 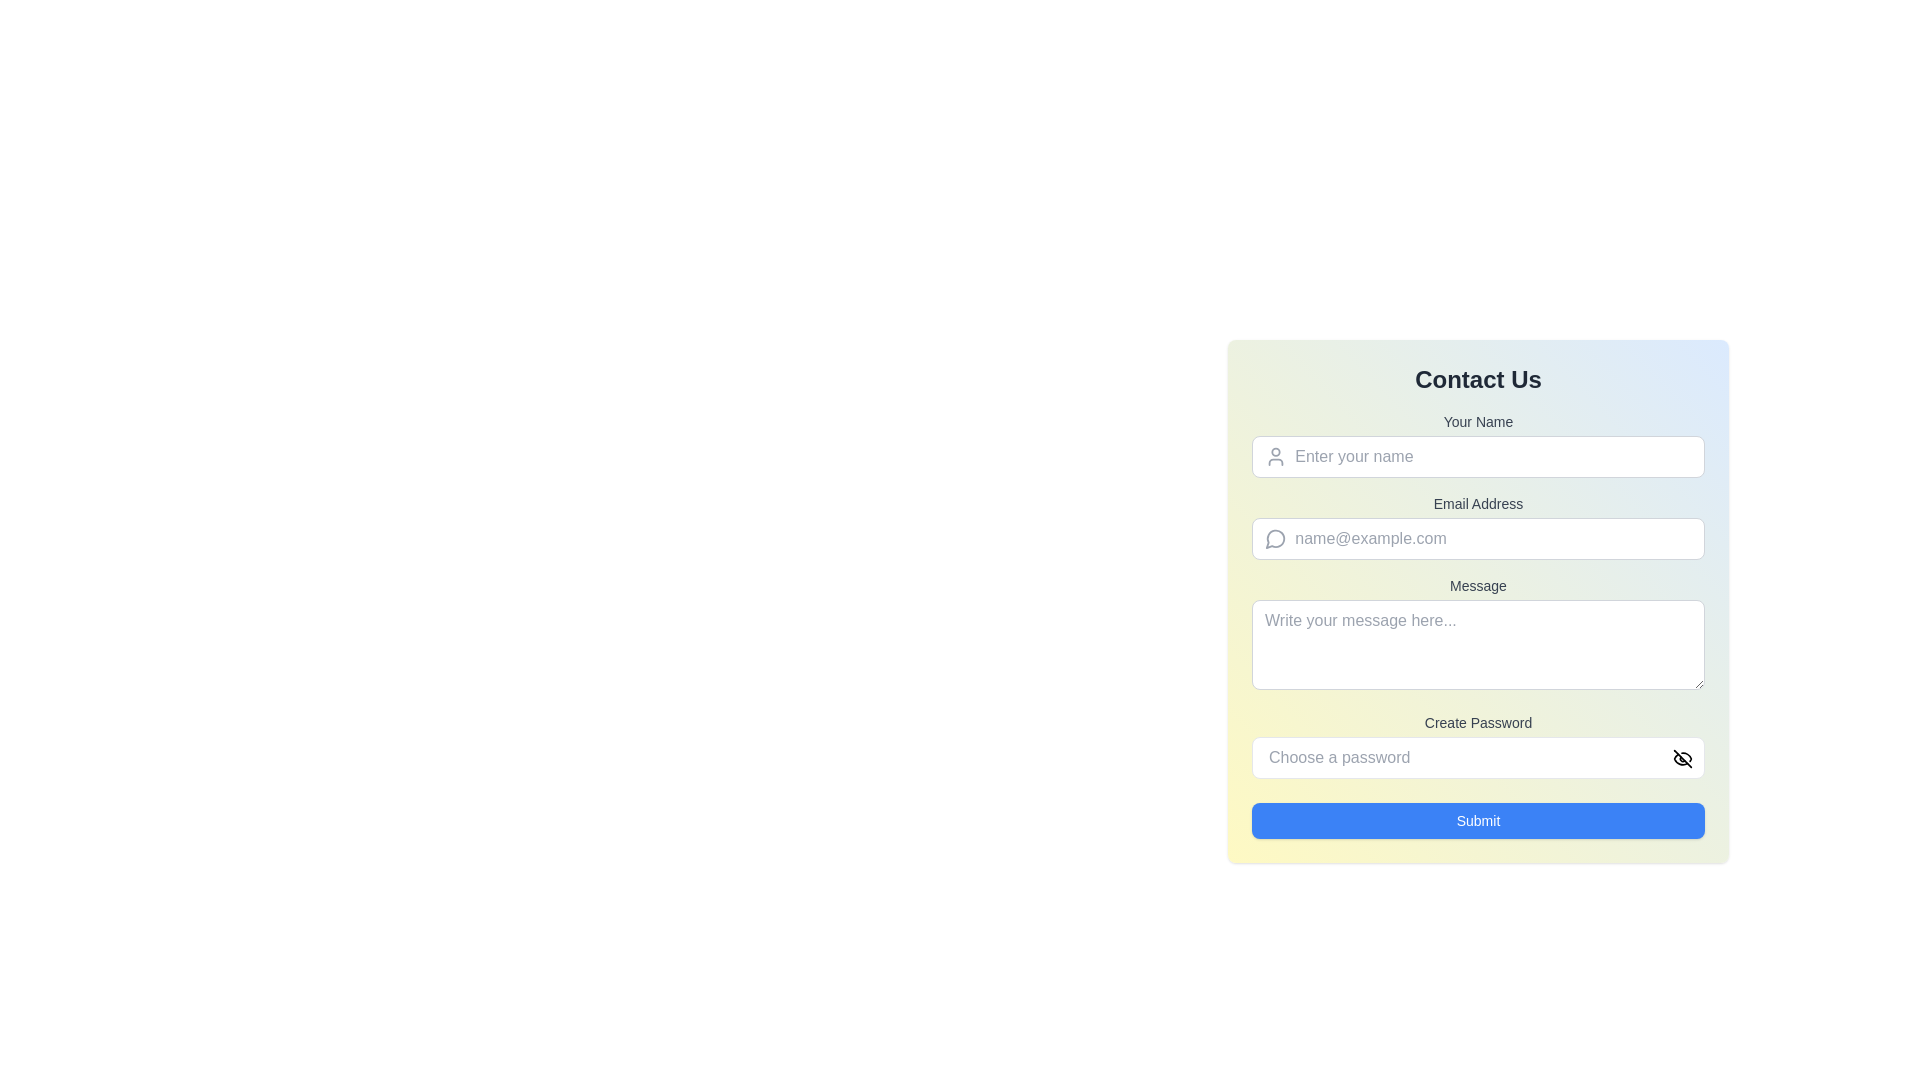 I want to click on the submit button located at the bottom of the form to change its background color, so click(x=1478, y=821).